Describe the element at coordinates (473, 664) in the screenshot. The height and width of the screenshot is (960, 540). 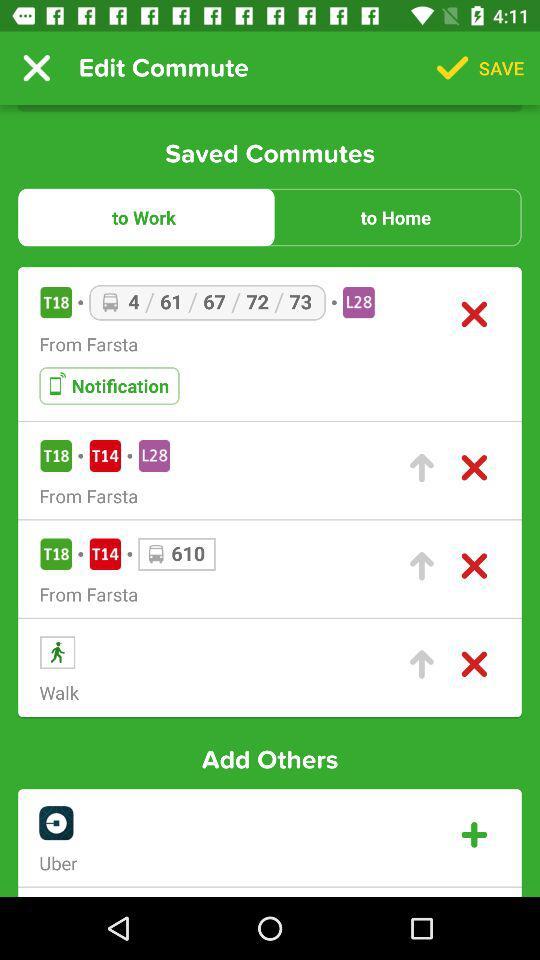
I see `button to delete route` at that location.